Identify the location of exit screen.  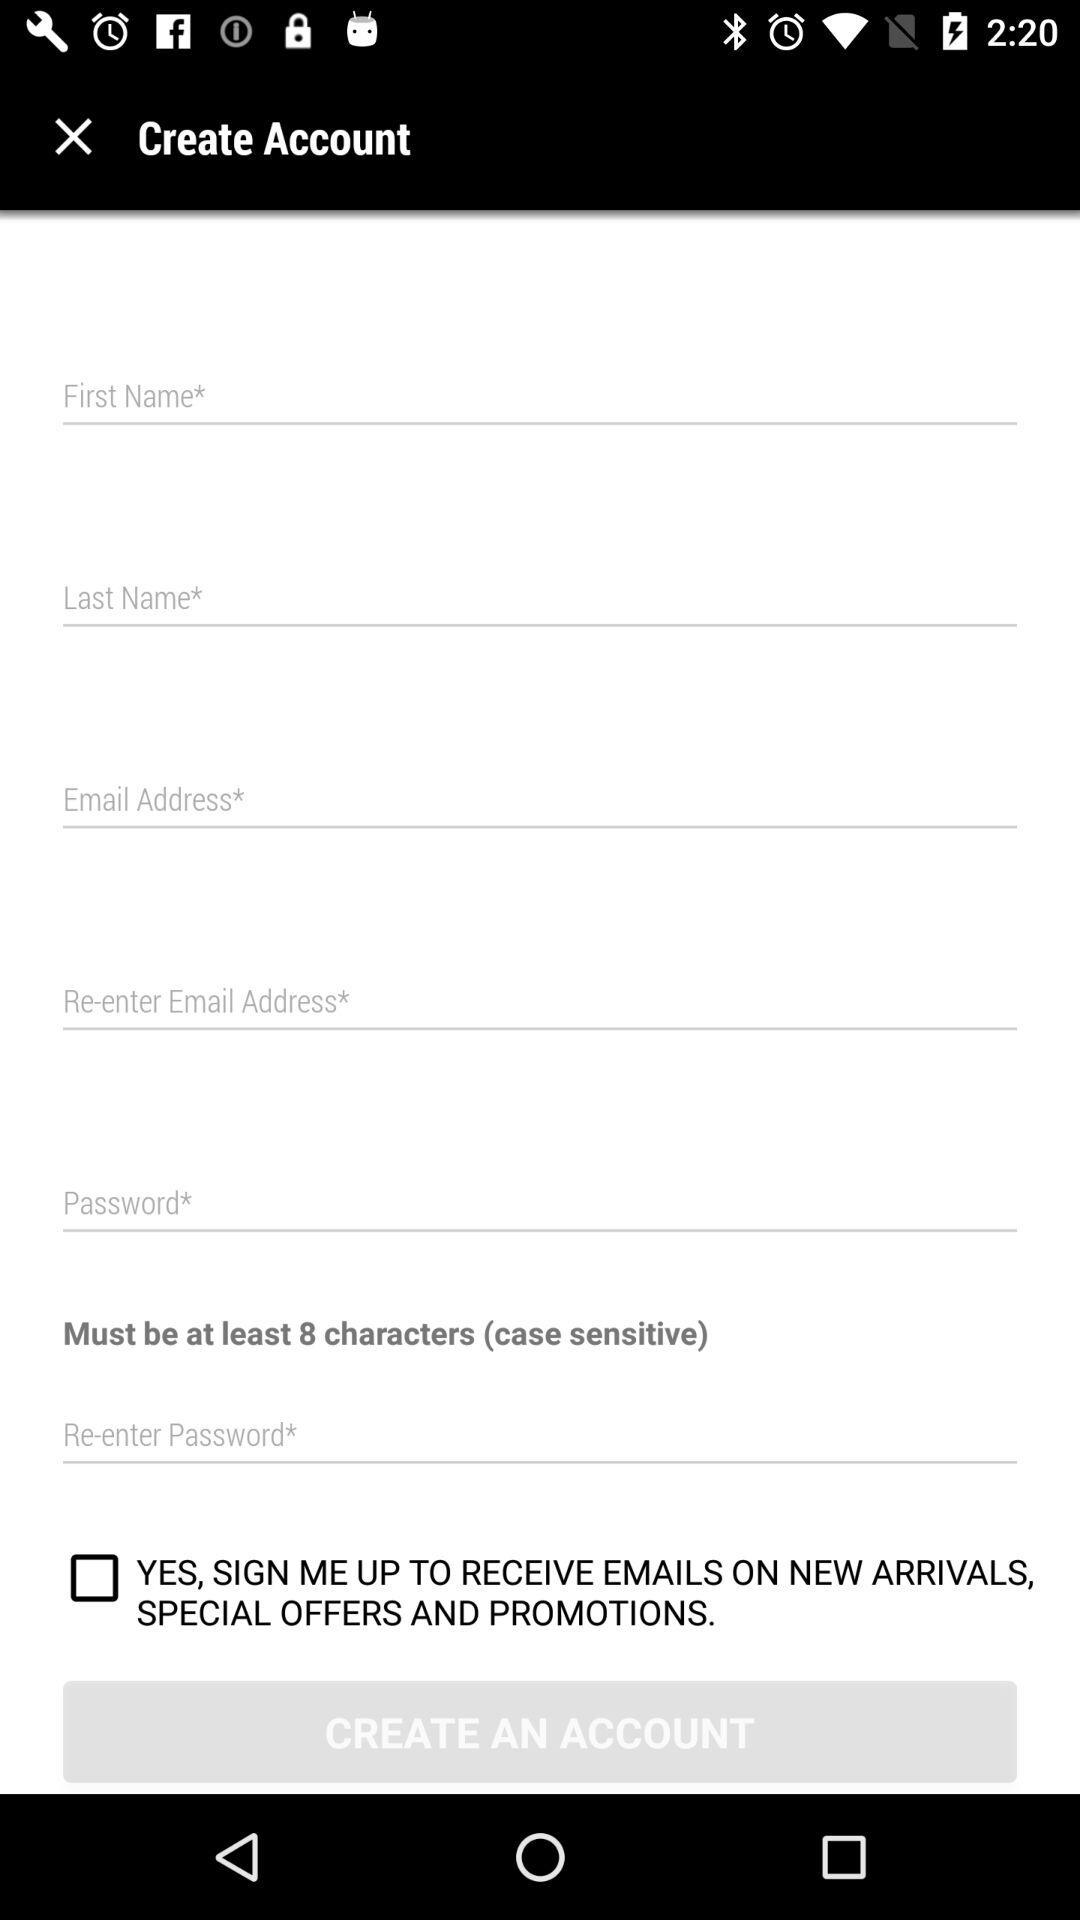
(72, 135).